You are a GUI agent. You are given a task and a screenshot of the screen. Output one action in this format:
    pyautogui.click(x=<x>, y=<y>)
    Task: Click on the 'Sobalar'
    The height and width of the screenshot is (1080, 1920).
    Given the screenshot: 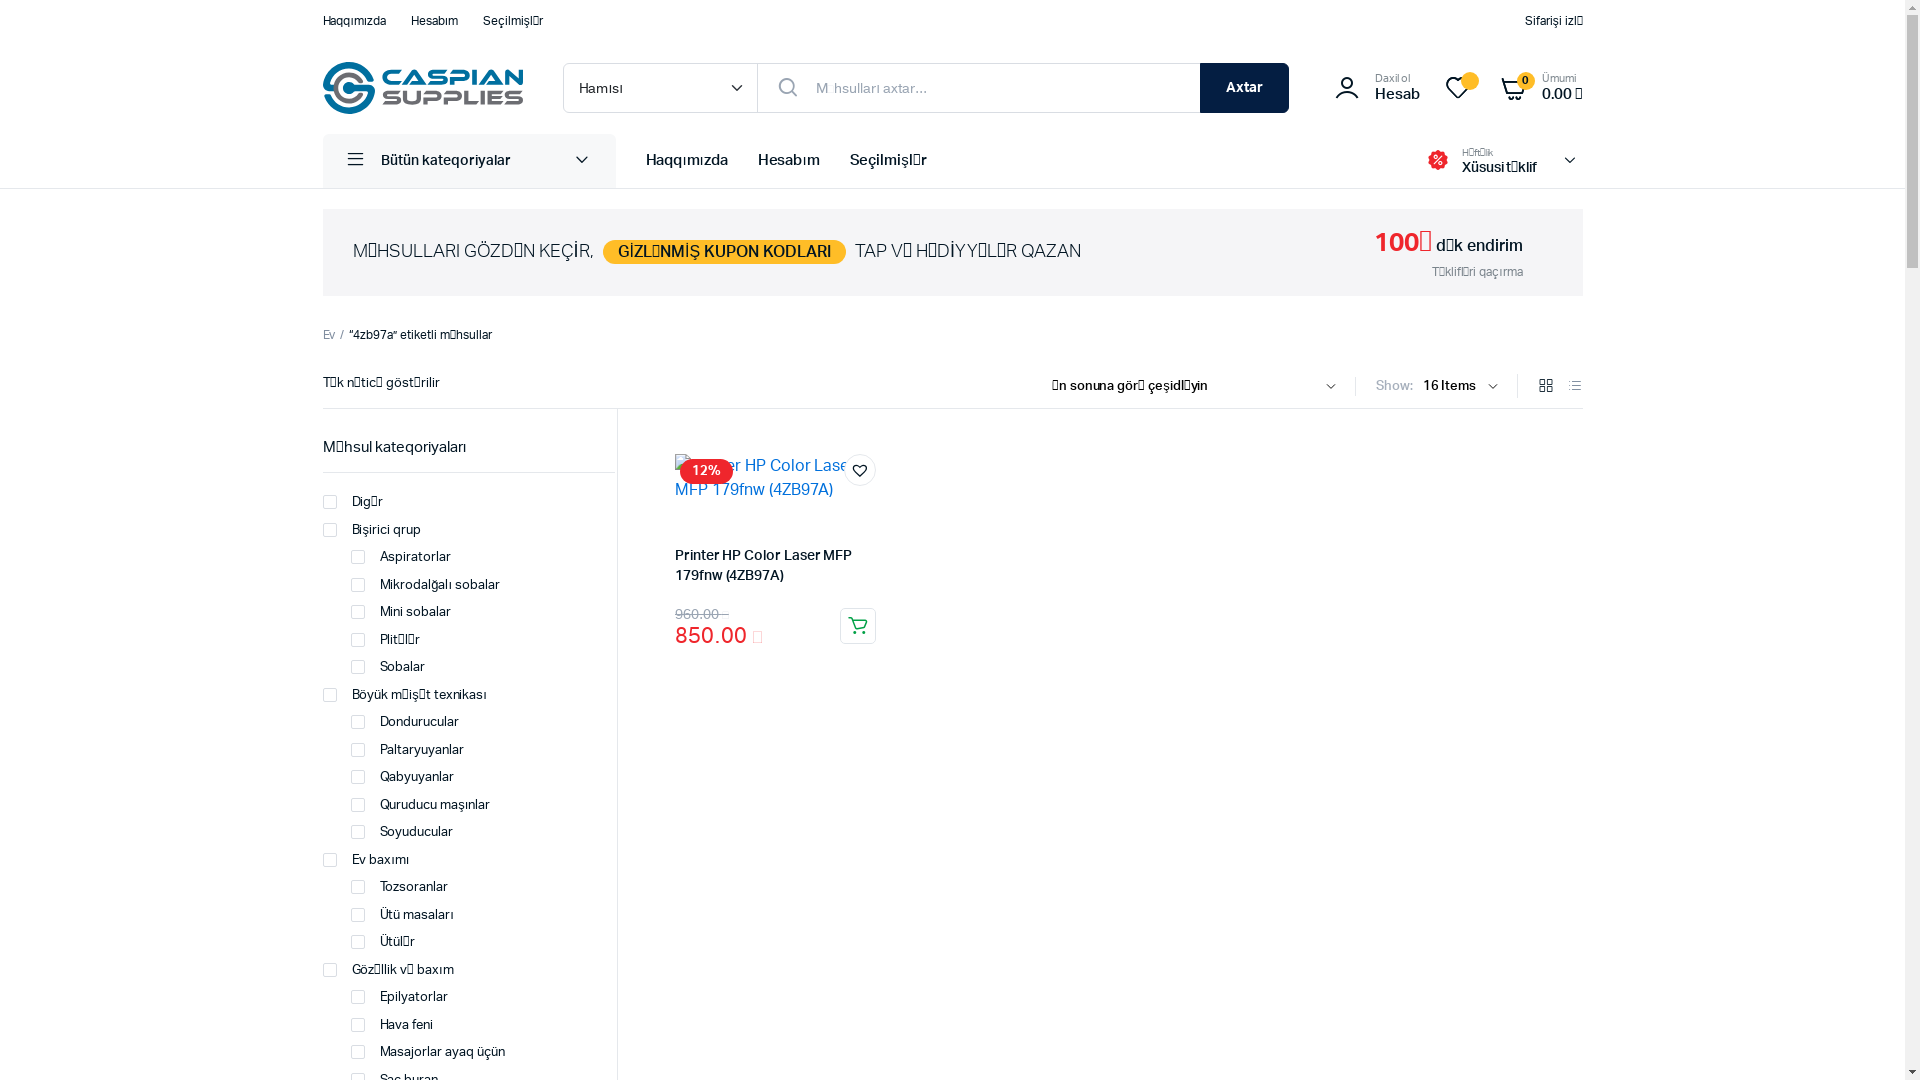 What is the action you would take?
    pyautogui.click(x=387, y=667)
    